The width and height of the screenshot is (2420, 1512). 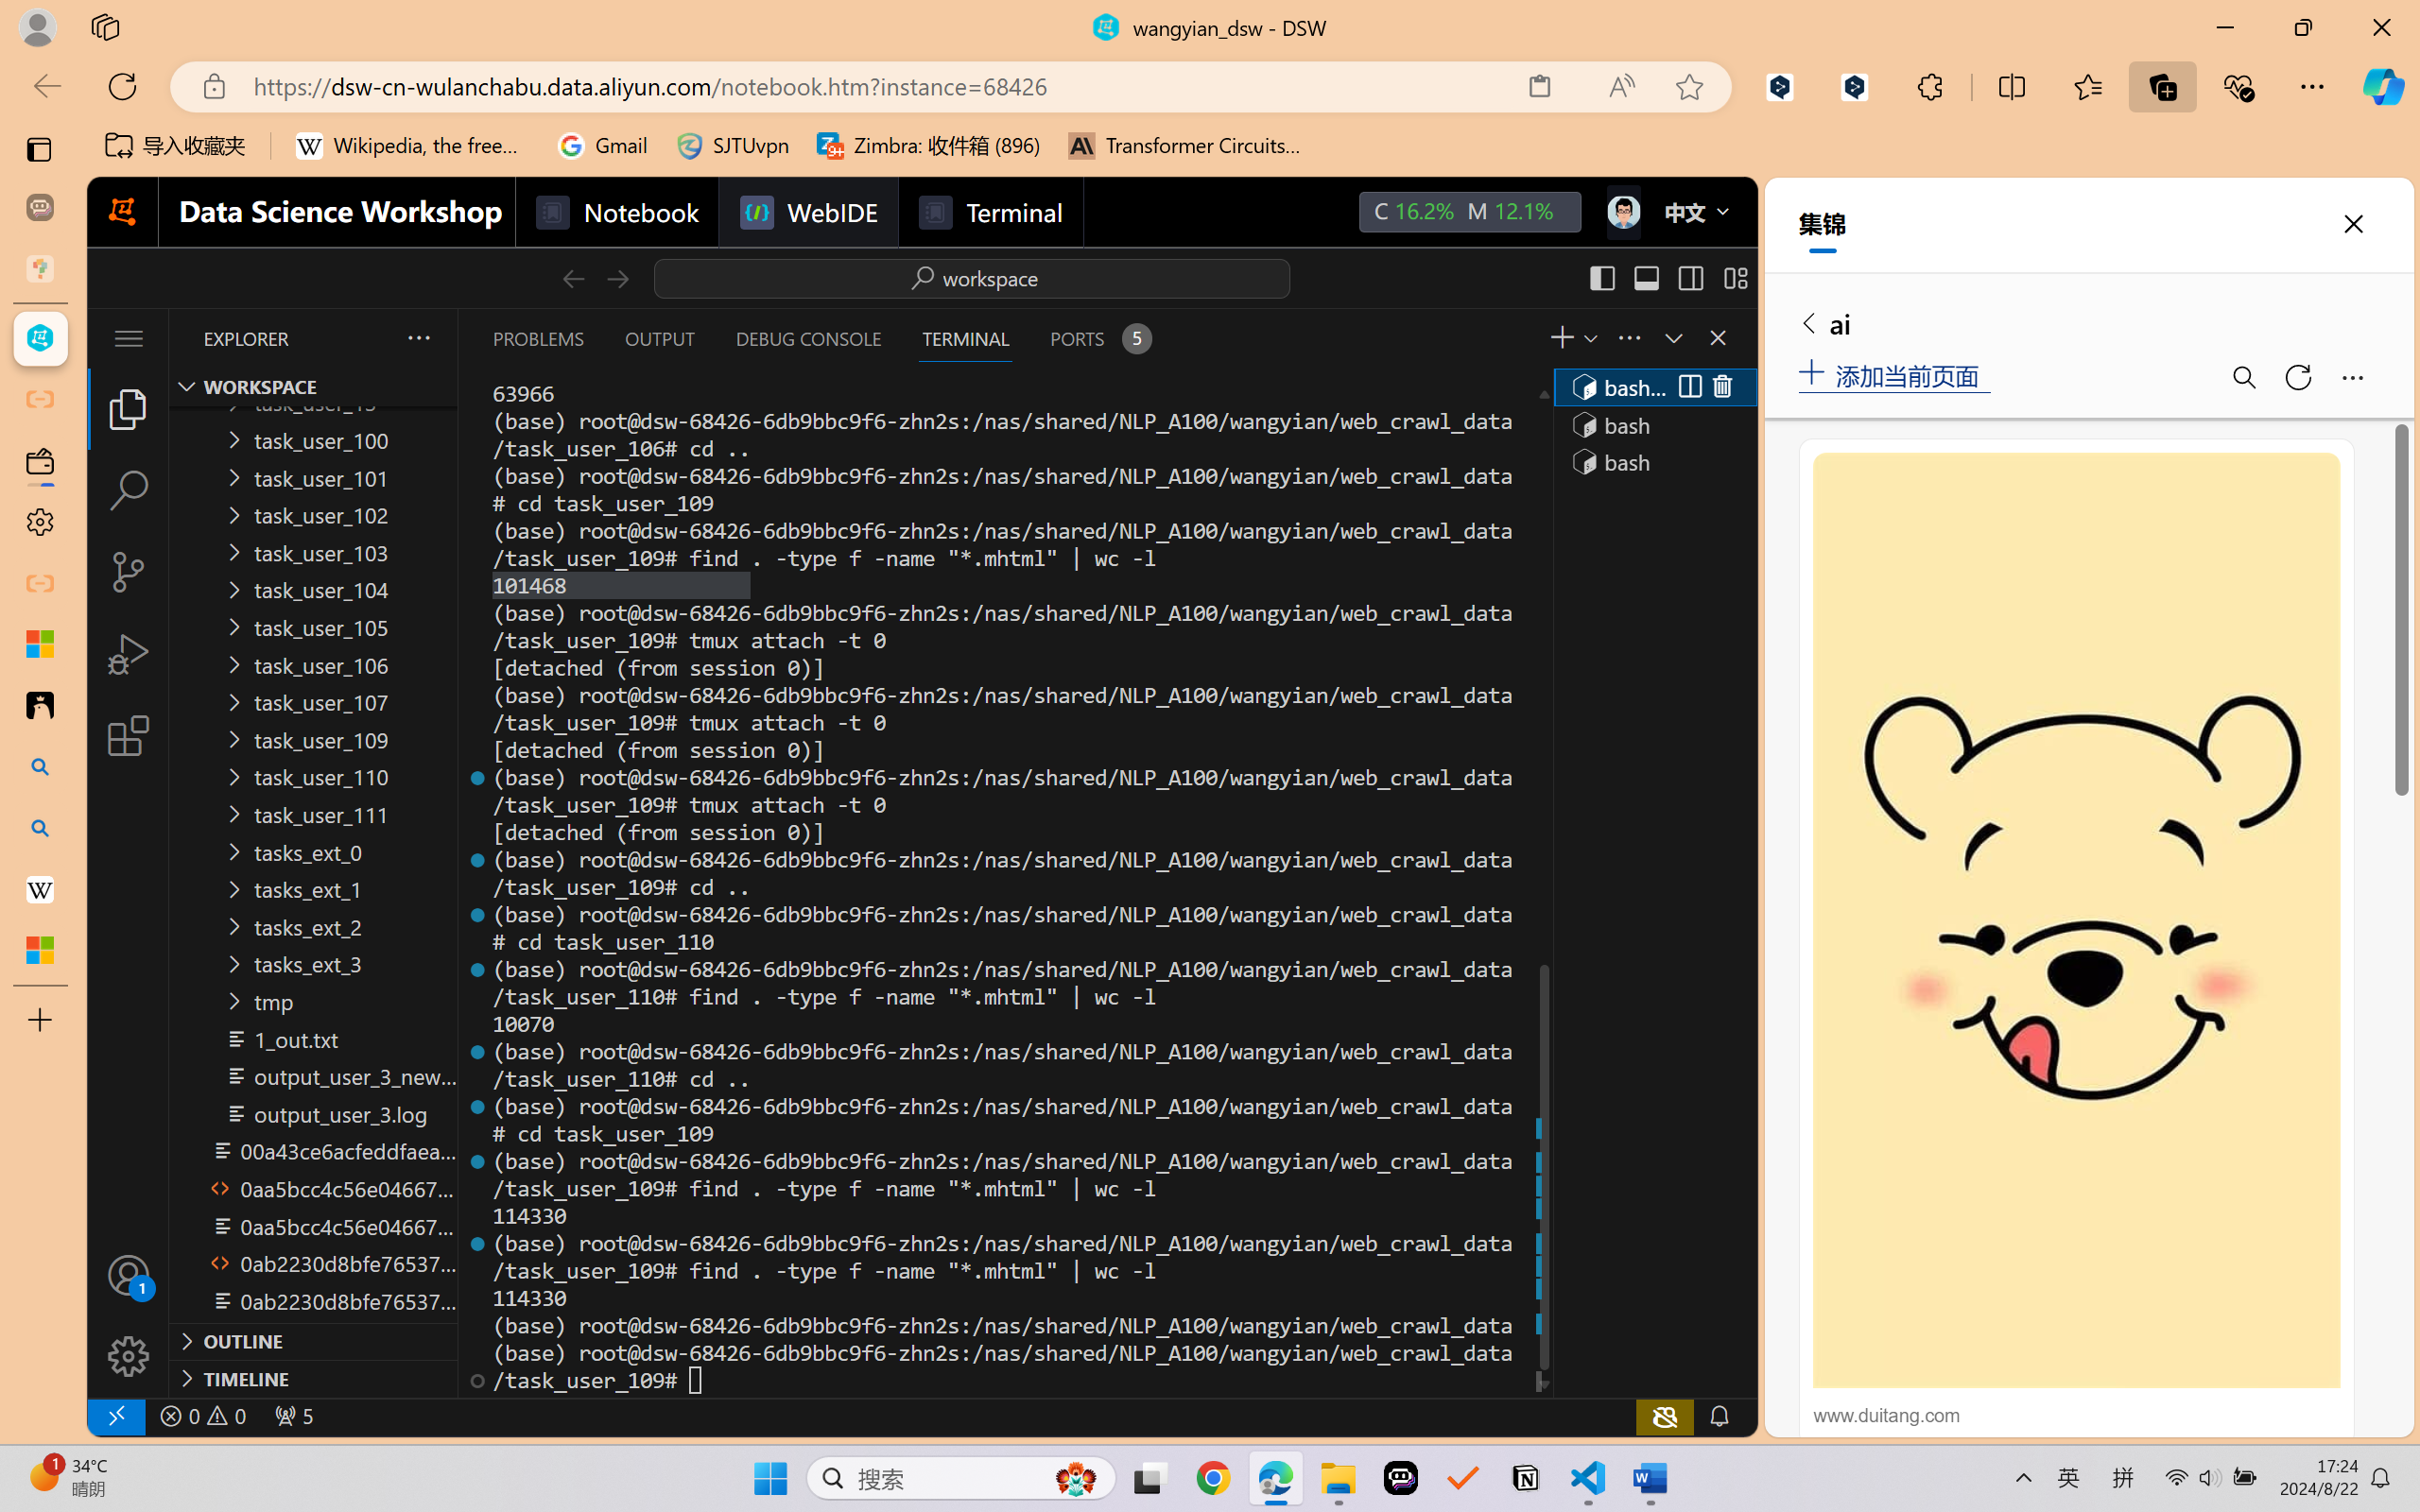 What do you see at coordinates (1670, 337) in the screenshot?
I see `'Restore Panel Size'` at bounding box center [1670, 337].